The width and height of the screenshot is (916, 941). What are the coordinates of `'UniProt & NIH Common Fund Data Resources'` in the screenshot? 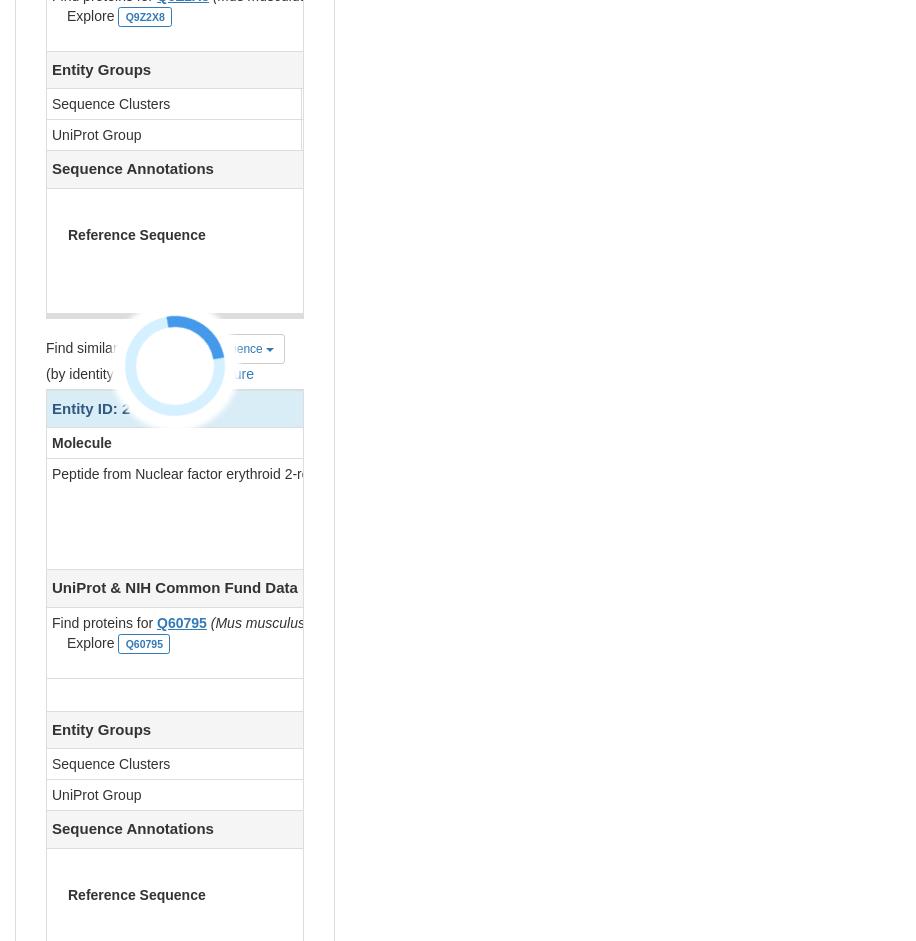 It's located at (213, 586).